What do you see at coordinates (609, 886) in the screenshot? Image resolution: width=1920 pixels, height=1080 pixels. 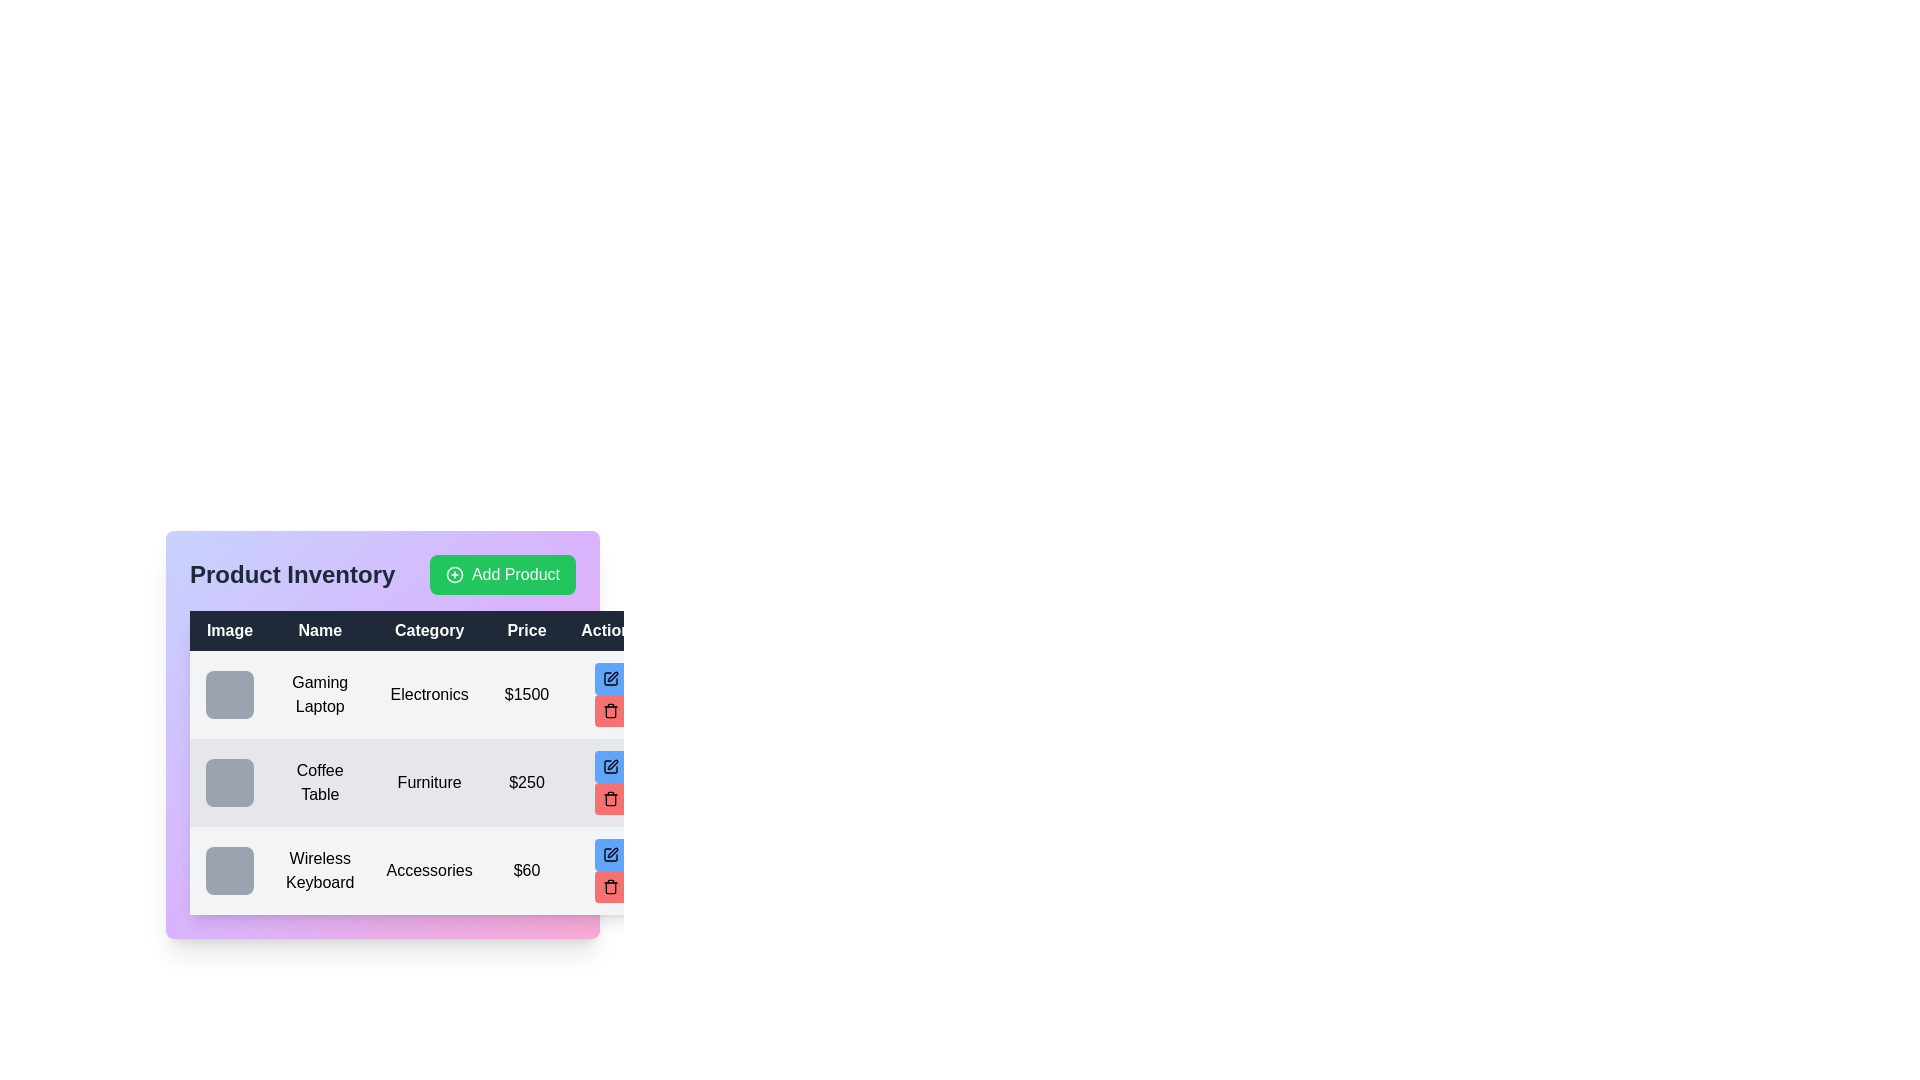 I see `the red delete button with a trash can icon, located in the 'Action' column of the row labeled 'Wireless Keyboard'` at bounding box center [609, 886].